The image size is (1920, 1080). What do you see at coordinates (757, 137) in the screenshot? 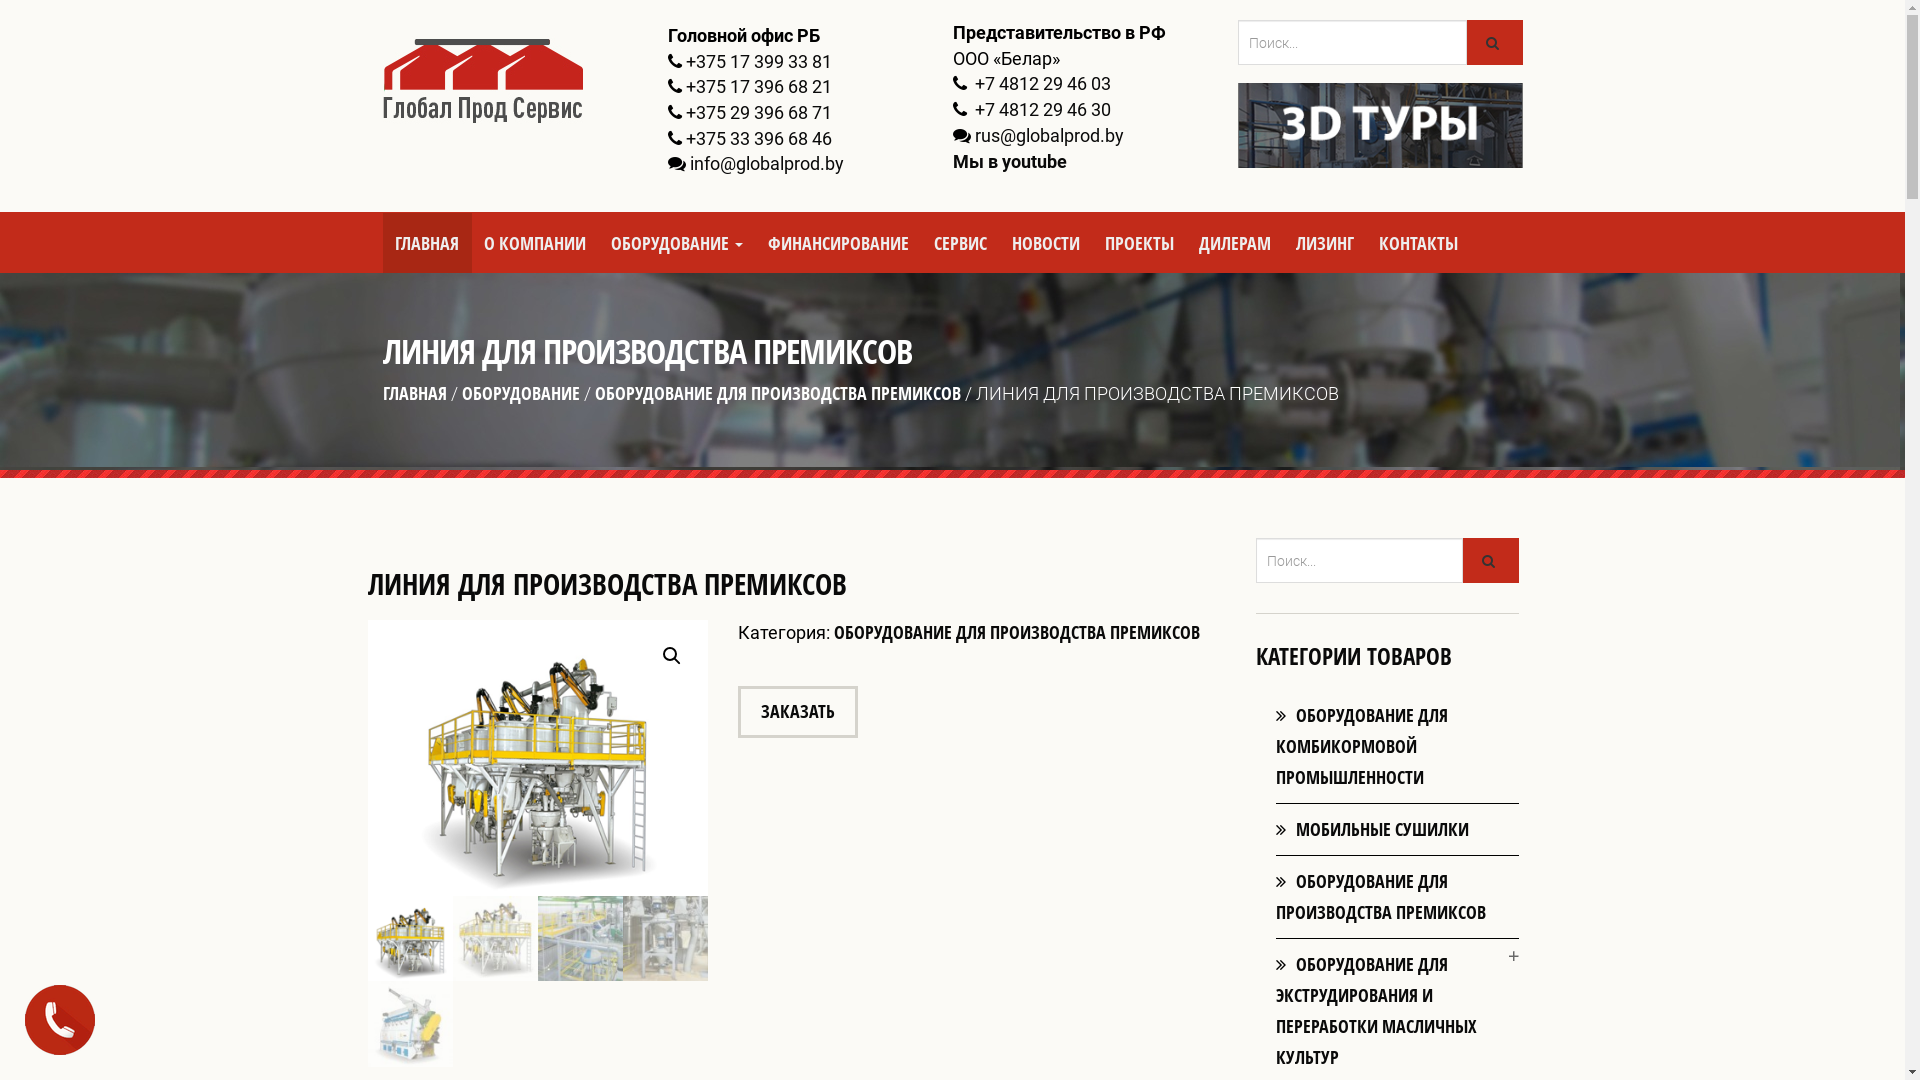
I see `'+375 33 396 68 46'` at bounding box center [757, 137].